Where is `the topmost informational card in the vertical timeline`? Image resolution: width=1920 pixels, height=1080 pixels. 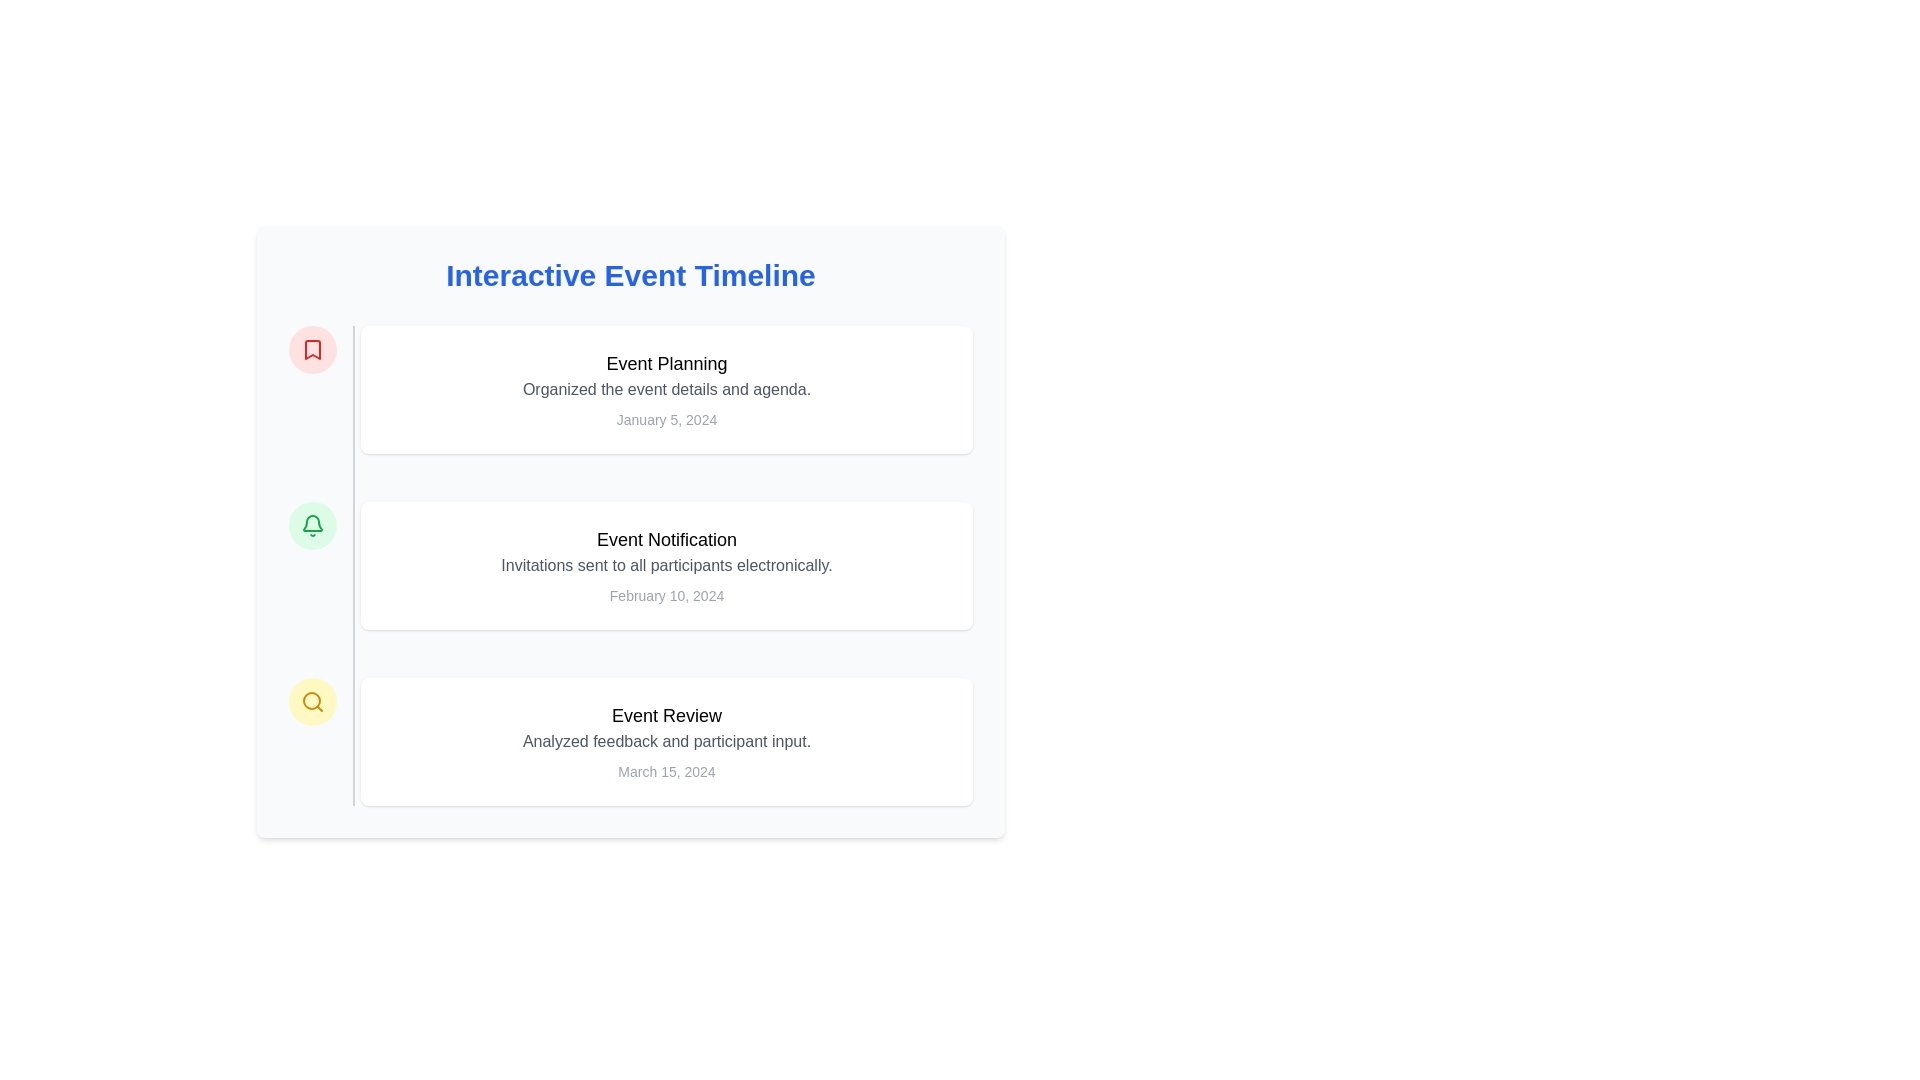 the topmost informational card in the vertical timeline is located at coordinates (629, 389).